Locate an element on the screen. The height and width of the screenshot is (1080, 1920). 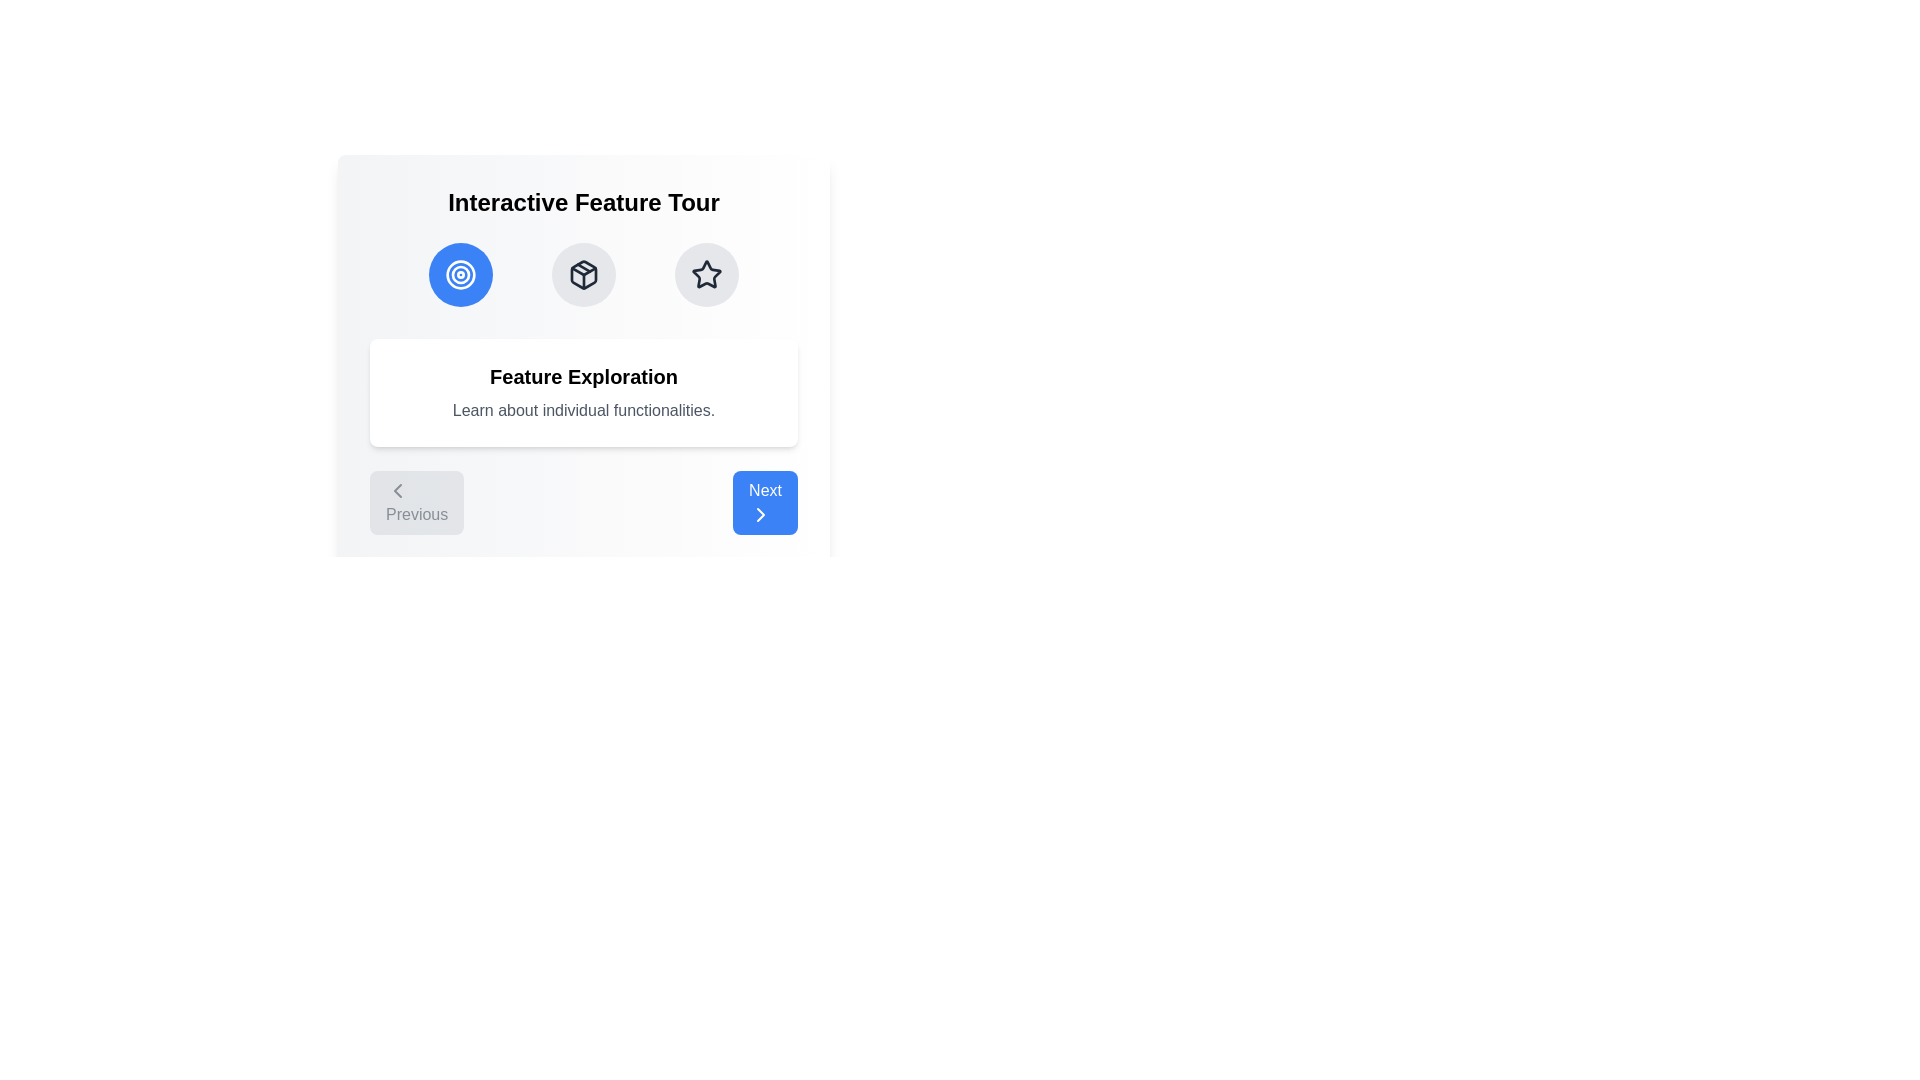
the leftward chevron icon within the 'Previous' button, which indicates a backward navigation action is located at coordinates (398, 490).